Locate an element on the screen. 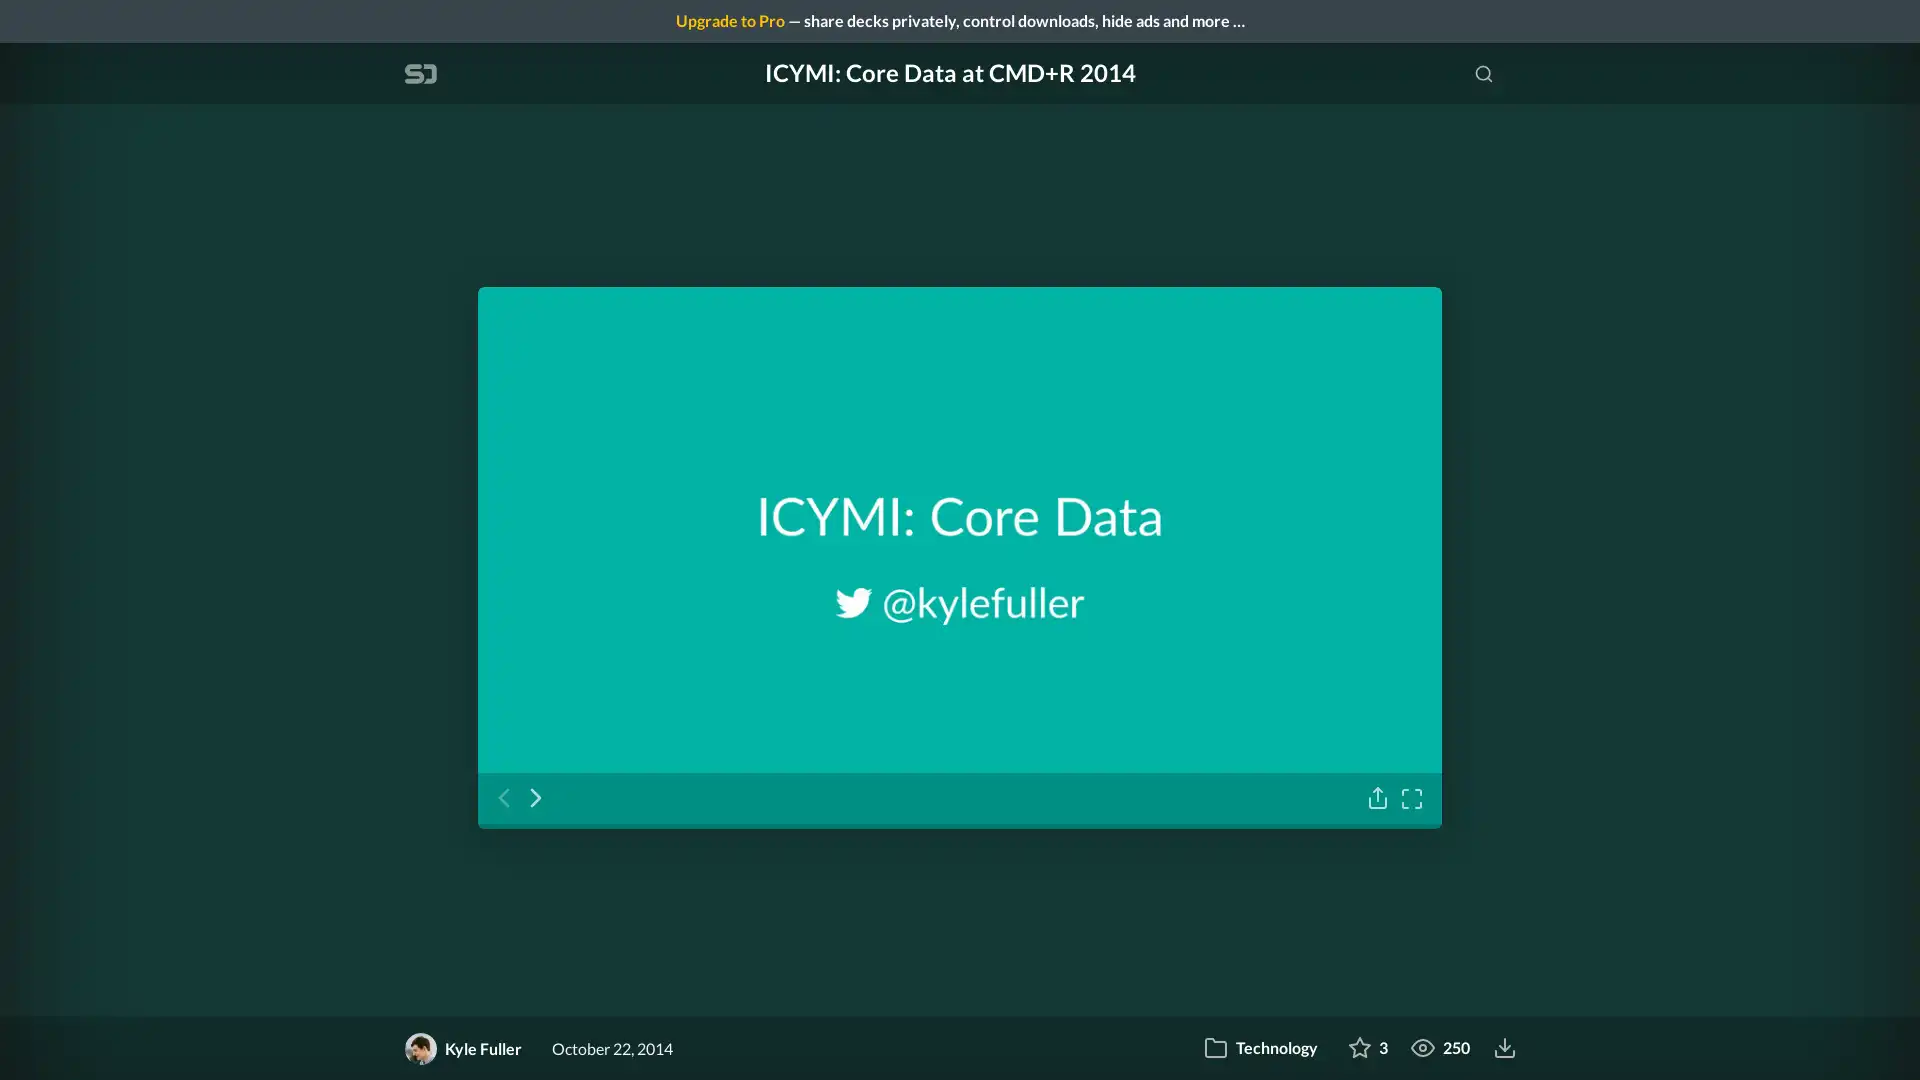 The width and height of the screenshot is (1920, 1080). Toggle Search is located at coordinates (1483, 72).